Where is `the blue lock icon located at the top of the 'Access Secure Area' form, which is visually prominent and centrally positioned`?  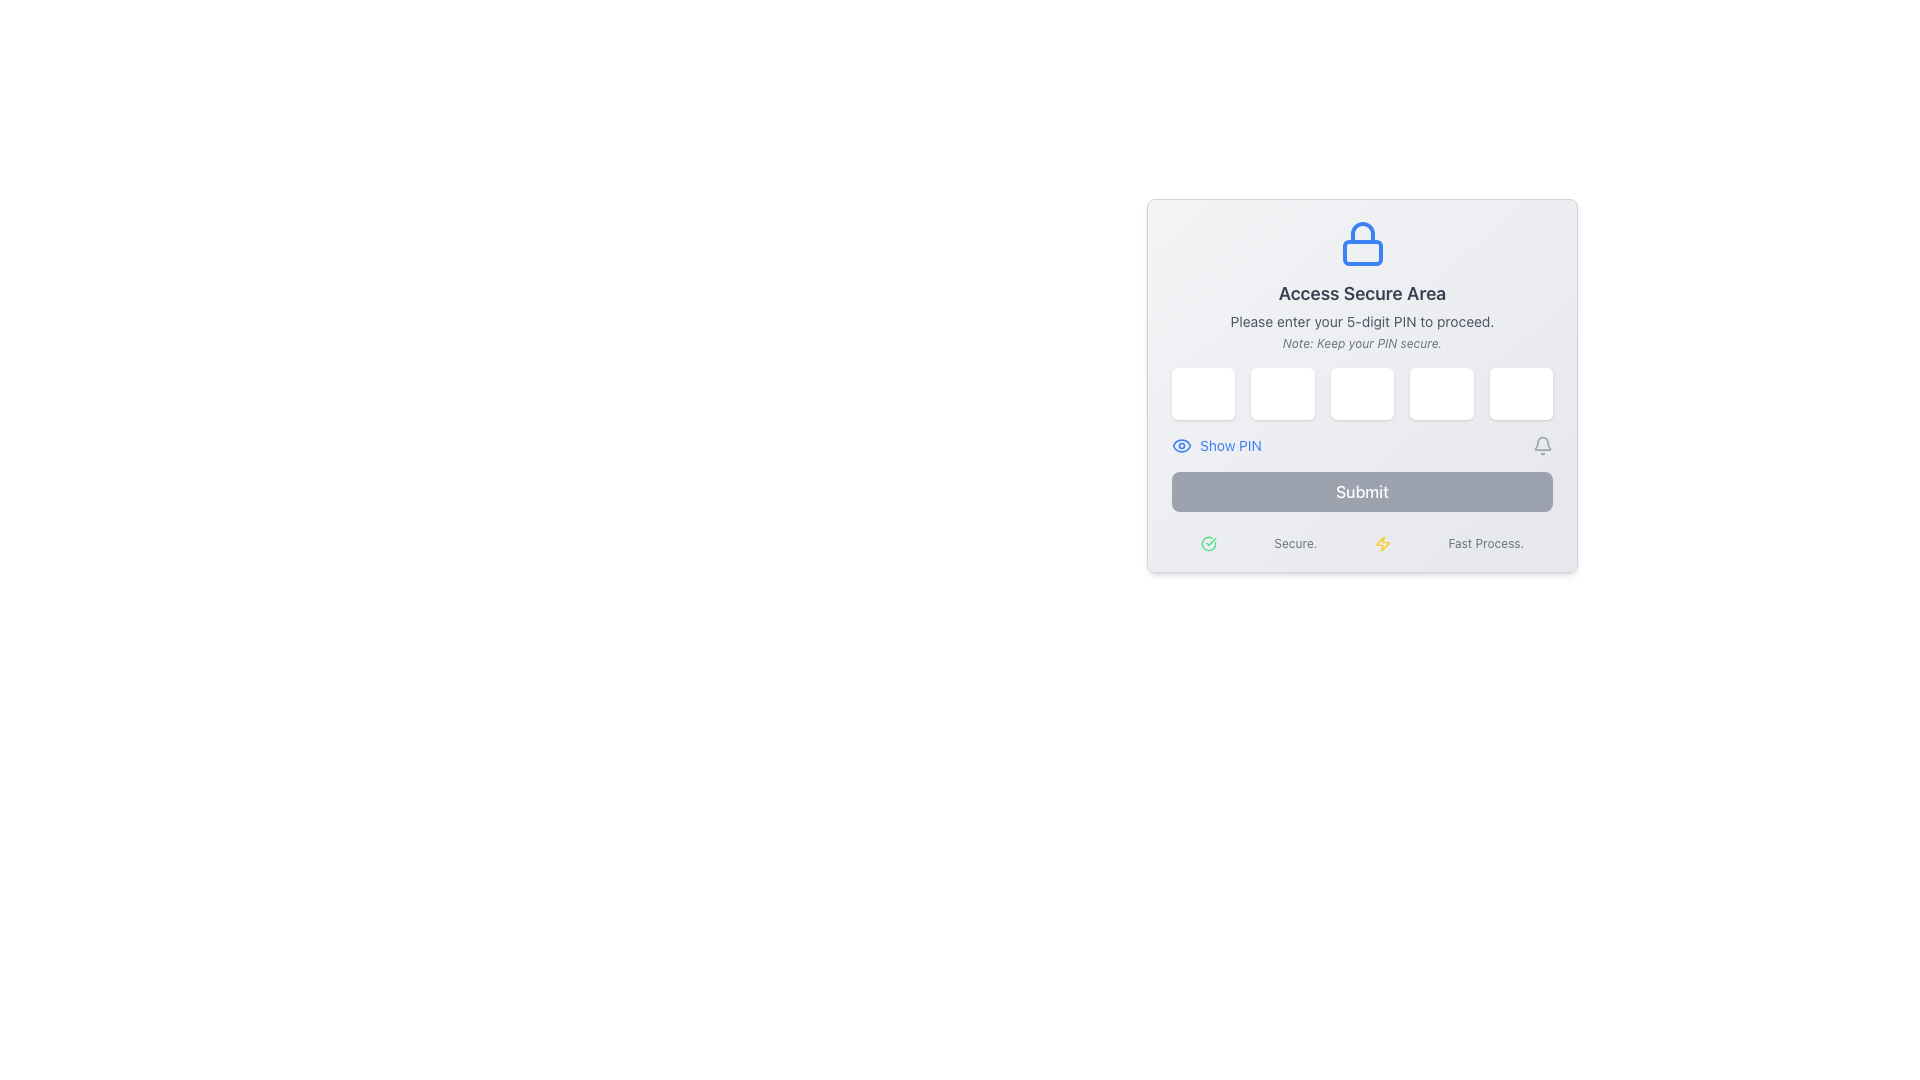 the blue lock icon located at the top of the 'Access Secure Area' form, which is visually prominent and centrally positioned is located at coordinates (1361, 242).